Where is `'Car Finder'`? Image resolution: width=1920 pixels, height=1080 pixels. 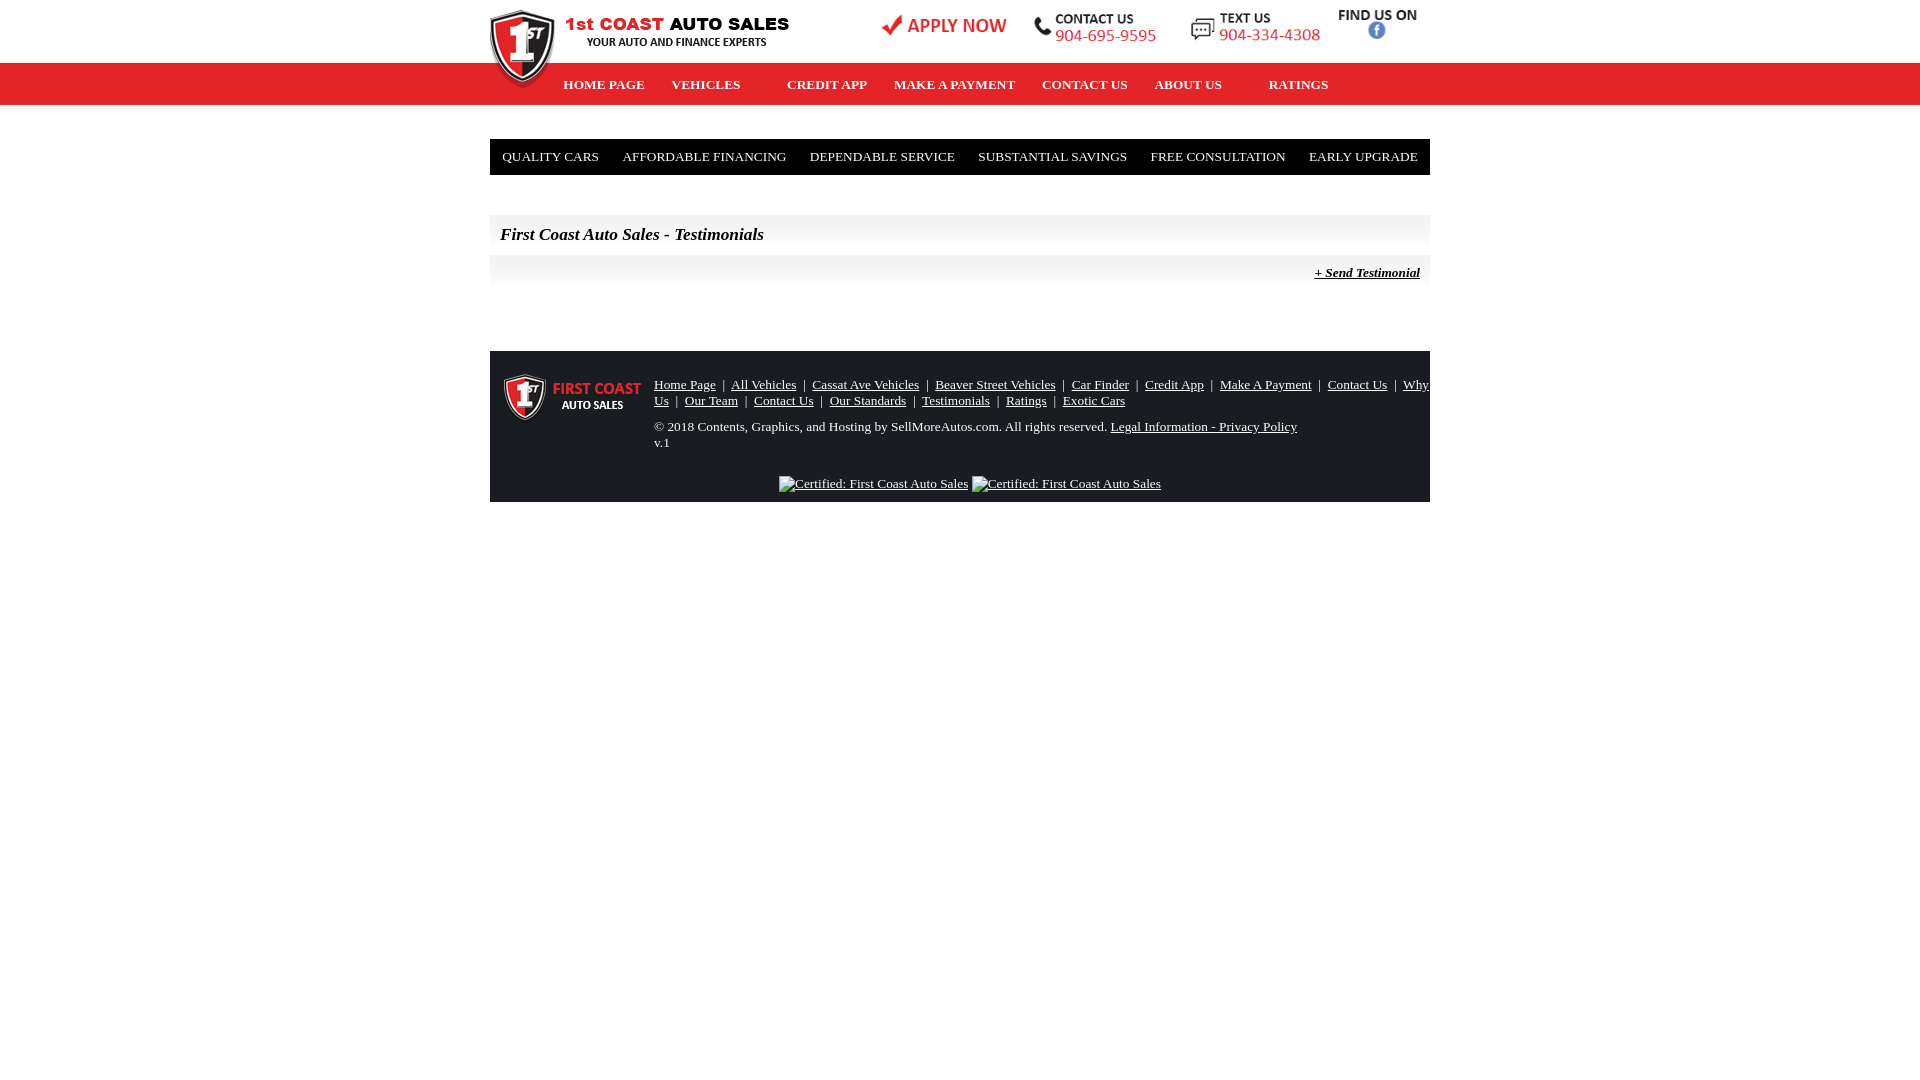 'Car Finder' is located at coordinates (1070, 384).